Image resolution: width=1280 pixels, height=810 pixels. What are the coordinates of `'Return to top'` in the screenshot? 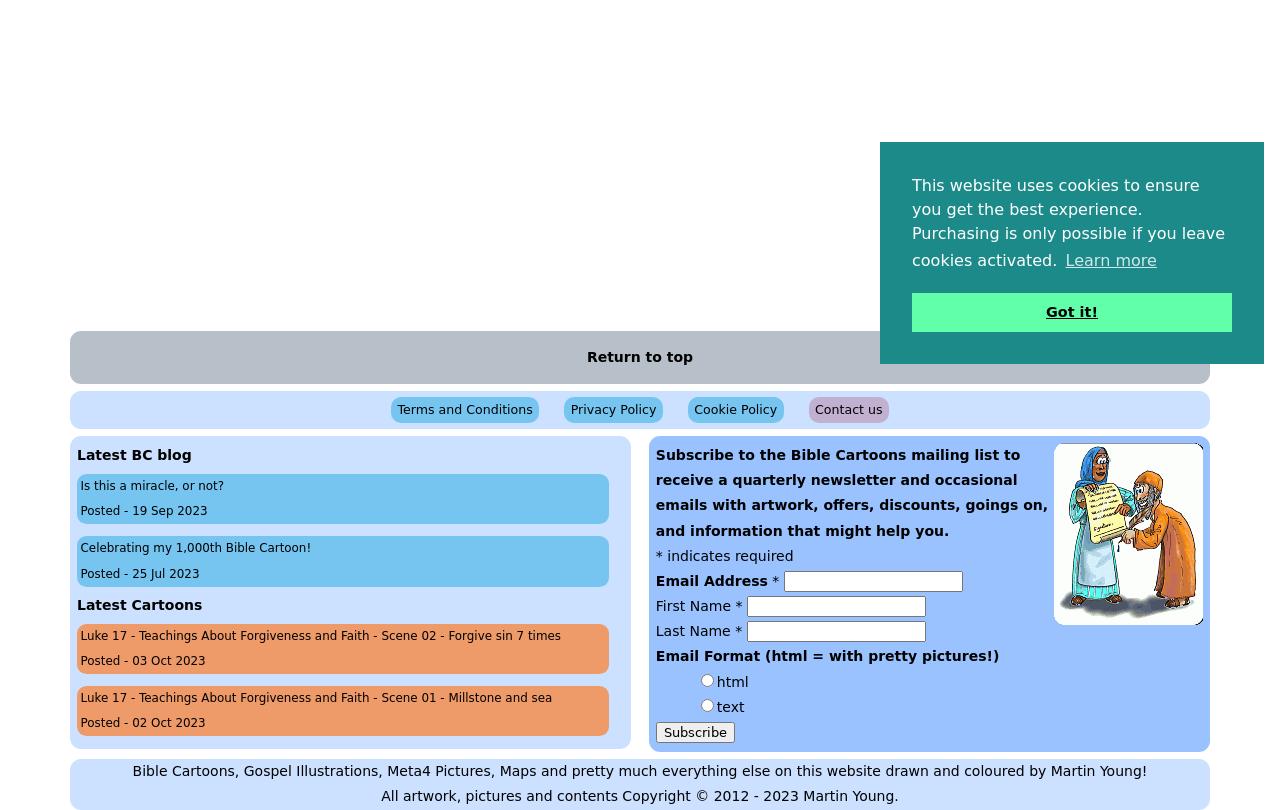 It's located at (638, 355).